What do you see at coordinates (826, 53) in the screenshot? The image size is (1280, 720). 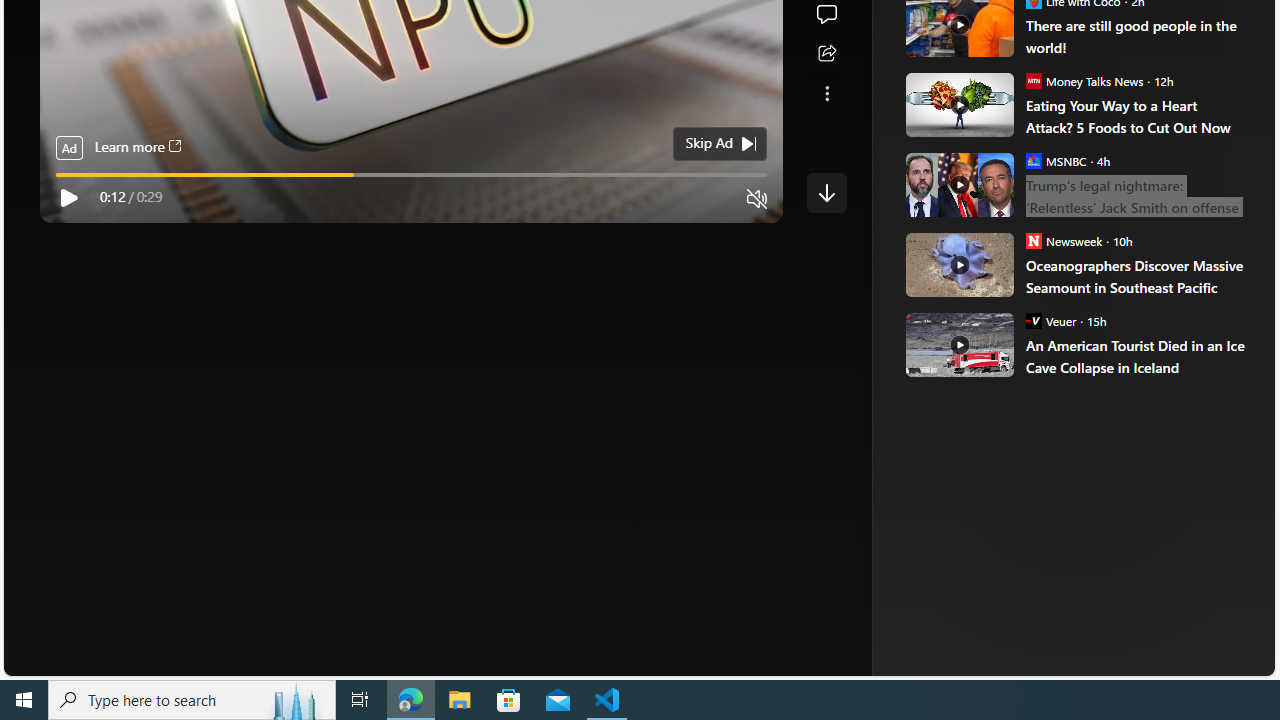 I see `'Share this story'` at bounding box center [826, 53].